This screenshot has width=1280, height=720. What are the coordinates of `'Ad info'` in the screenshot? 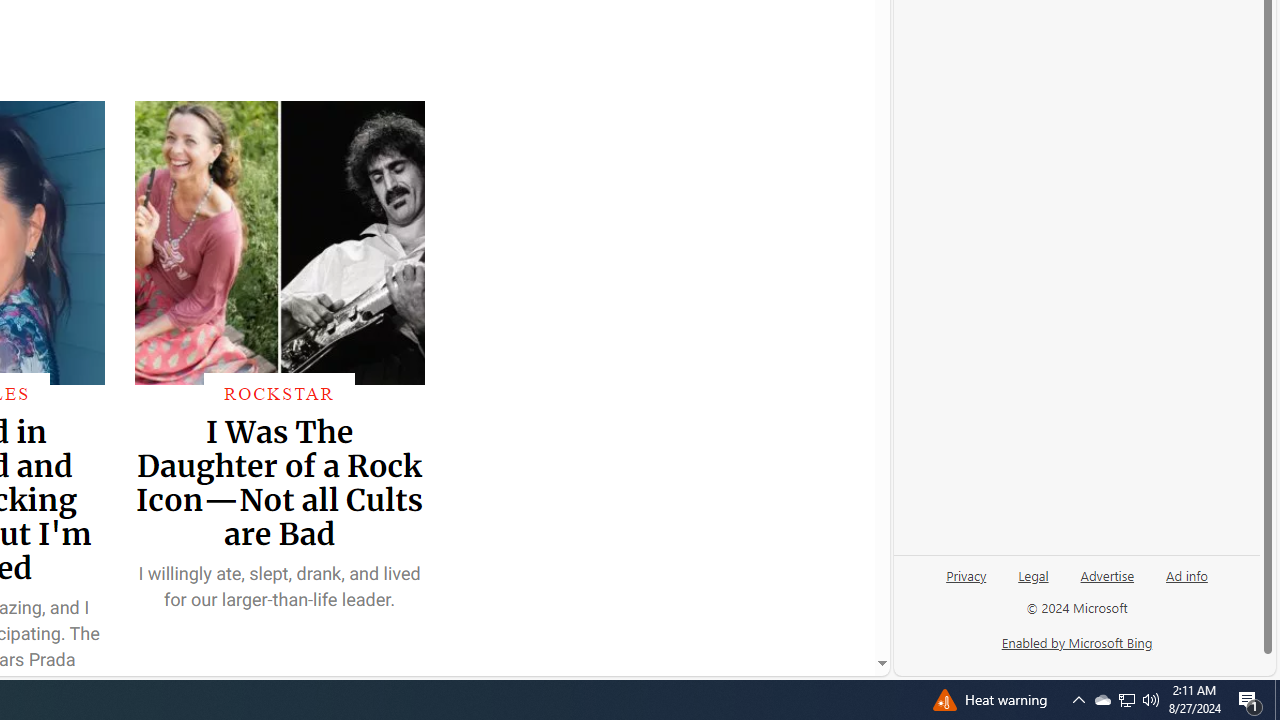 It's located at (1186, 583).